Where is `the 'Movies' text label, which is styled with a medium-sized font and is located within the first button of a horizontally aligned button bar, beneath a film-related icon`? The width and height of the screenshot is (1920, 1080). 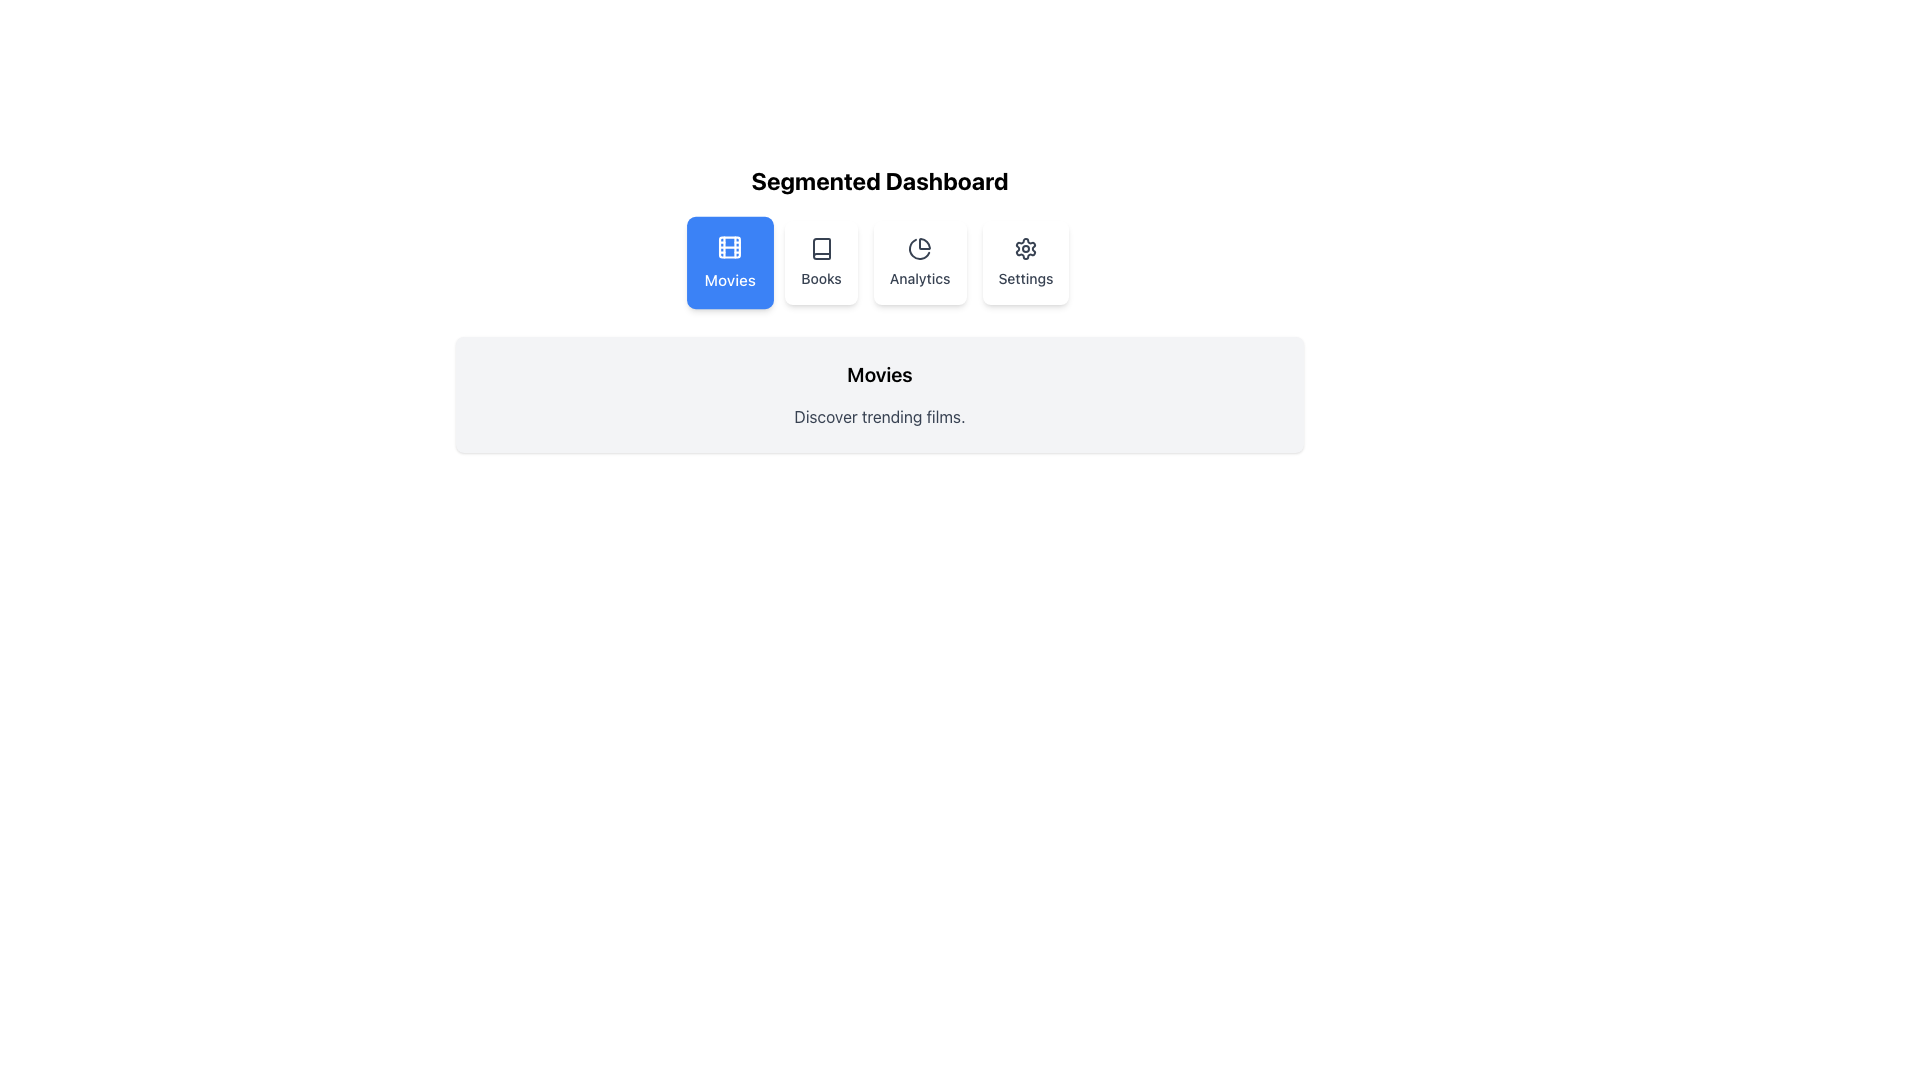 the 'Movies' text label, which is styled with a medium-sized font and is located within the first button of a horizontally aligned button bar, beneath a film-related icon is located at coordinates (728, 280).